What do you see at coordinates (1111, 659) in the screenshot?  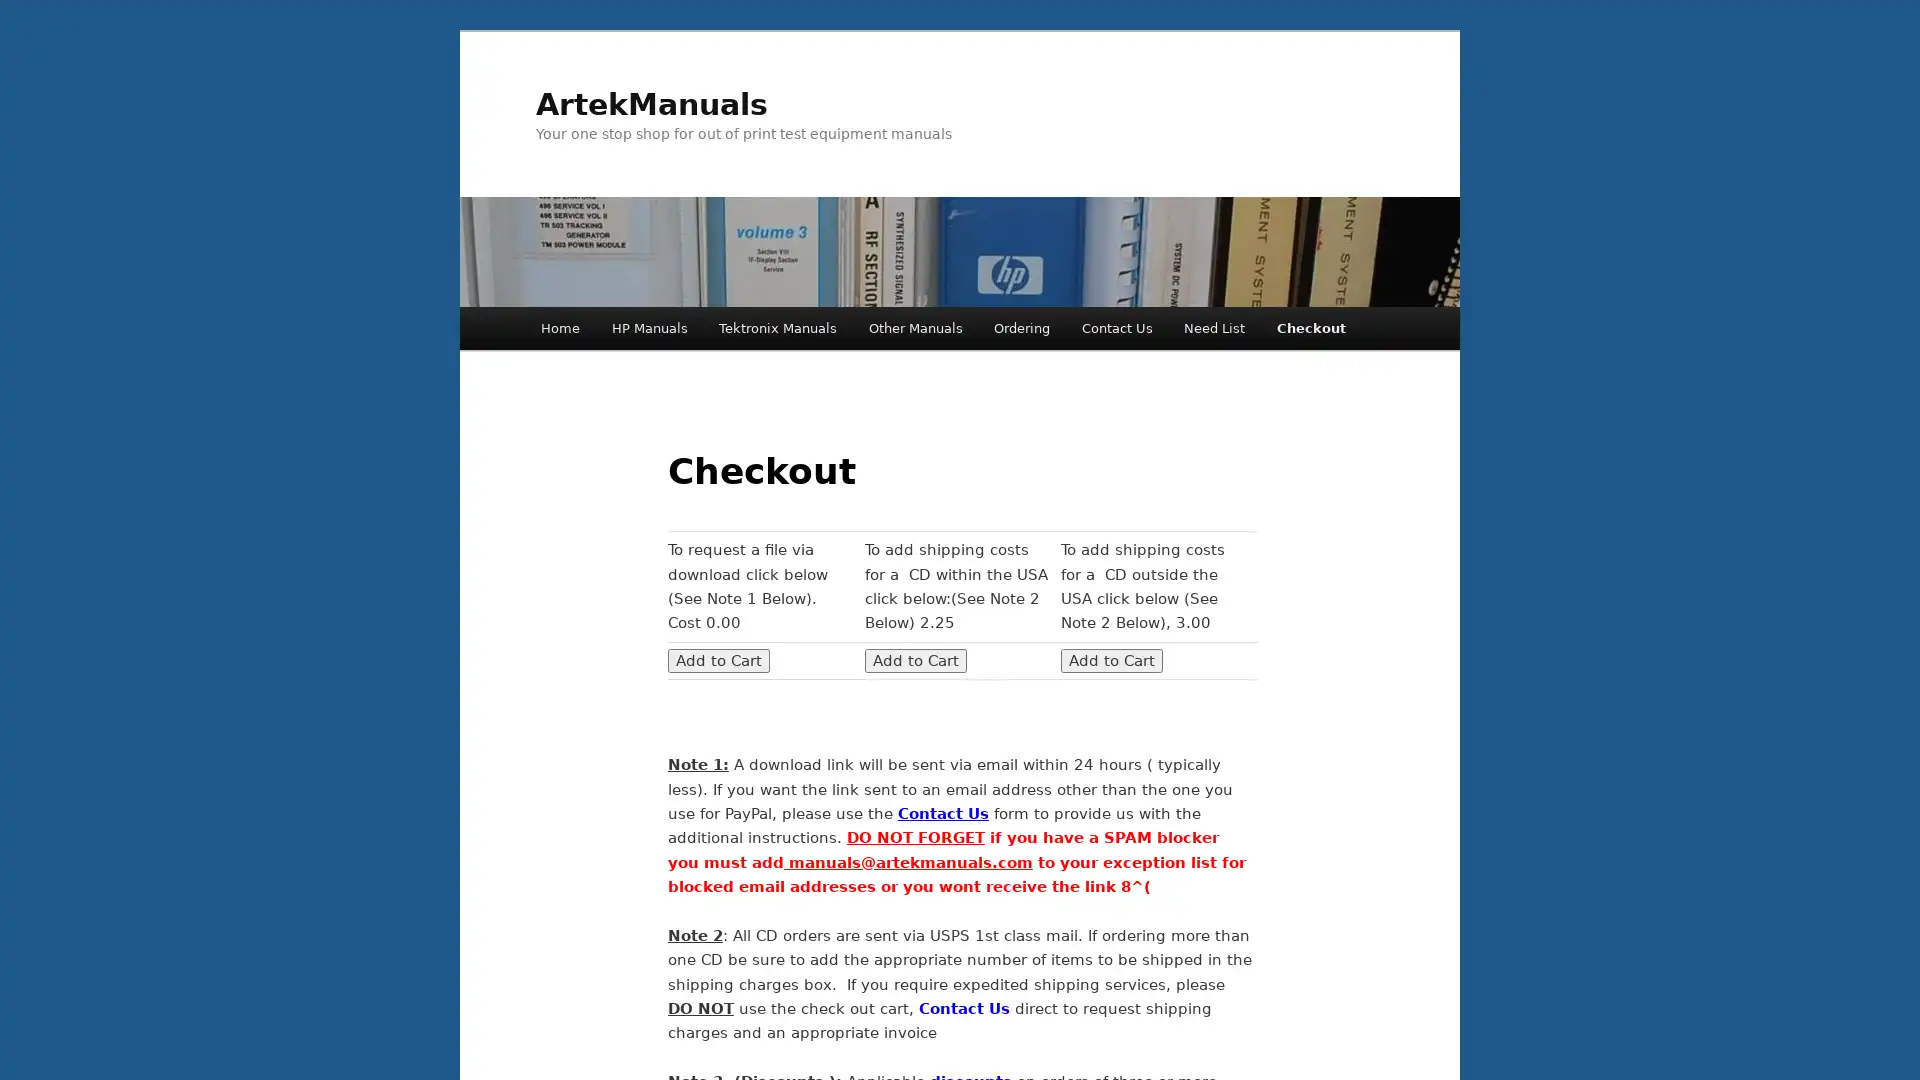 I see `Add to Cart` at bounding box center [1111, 659].